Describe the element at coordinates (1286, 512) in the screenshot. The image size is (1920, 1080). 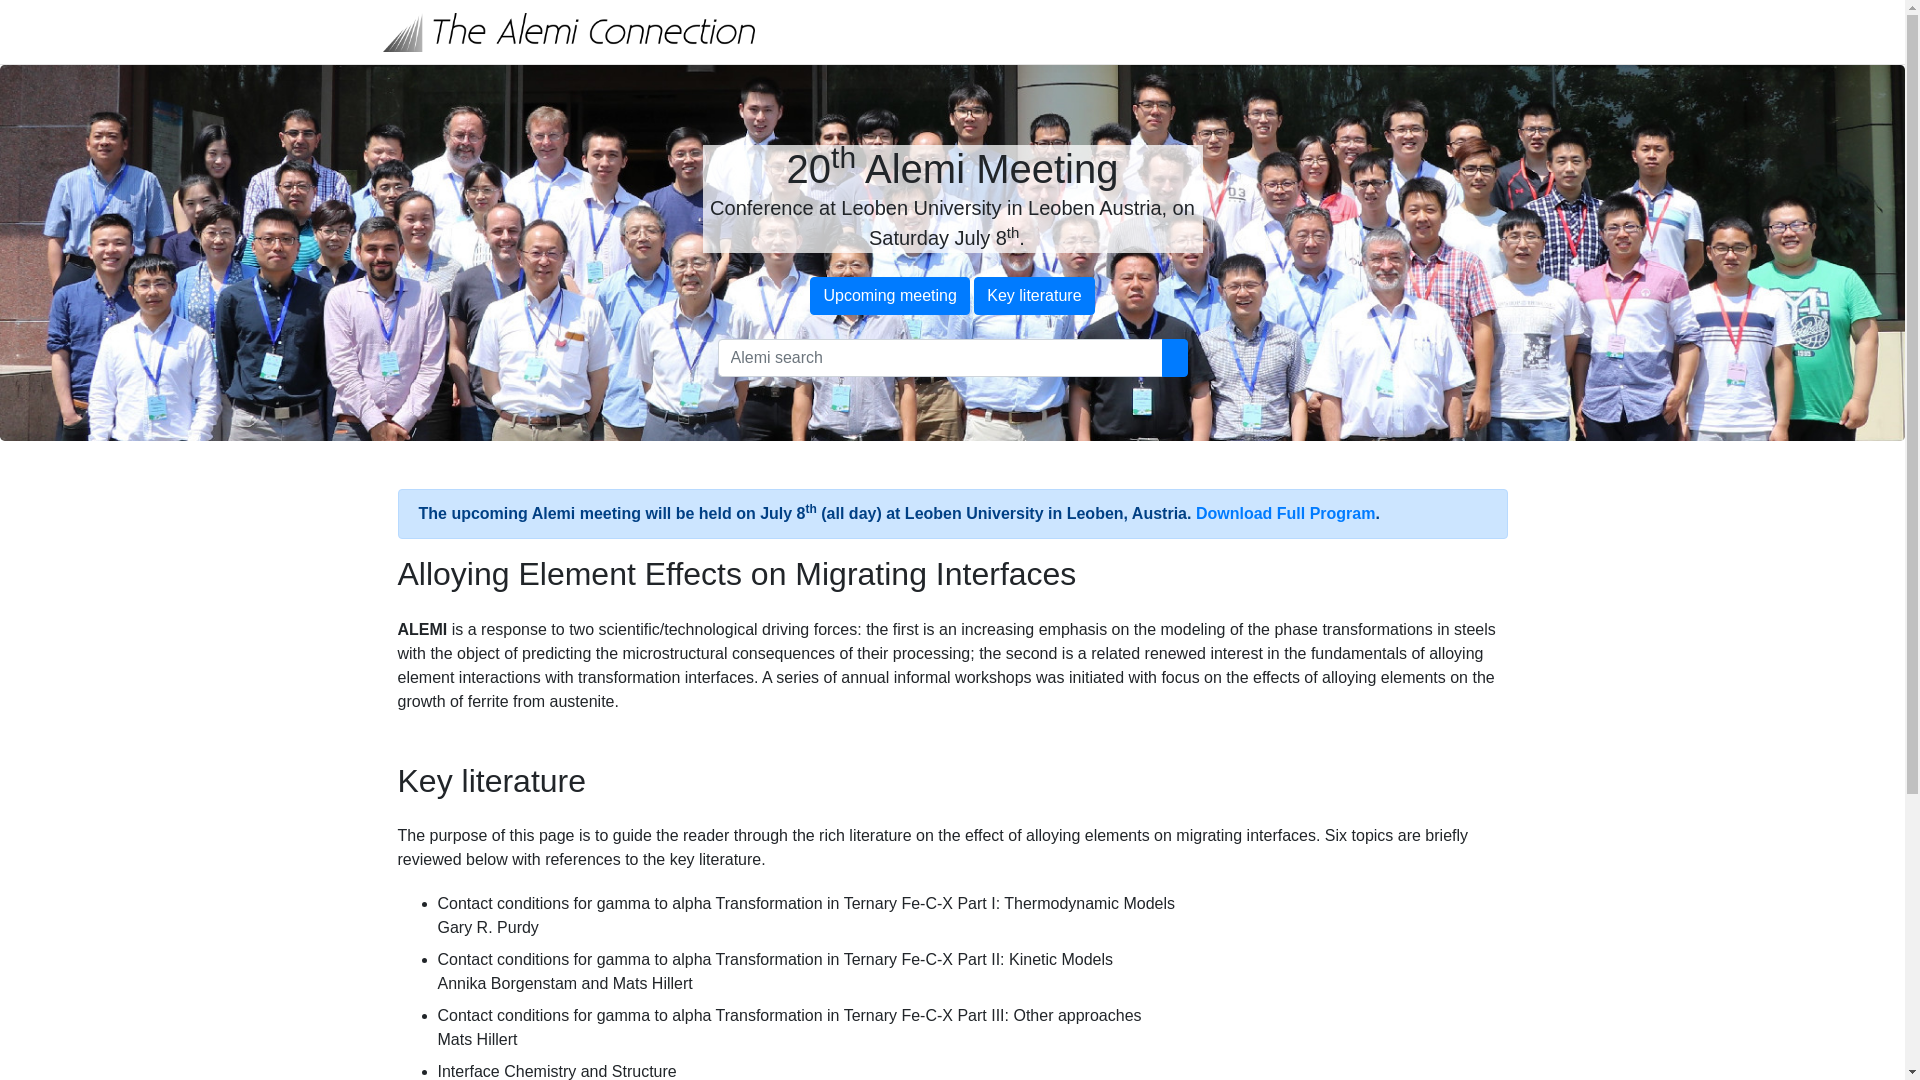
I see `'Download Full Program'` at that location.